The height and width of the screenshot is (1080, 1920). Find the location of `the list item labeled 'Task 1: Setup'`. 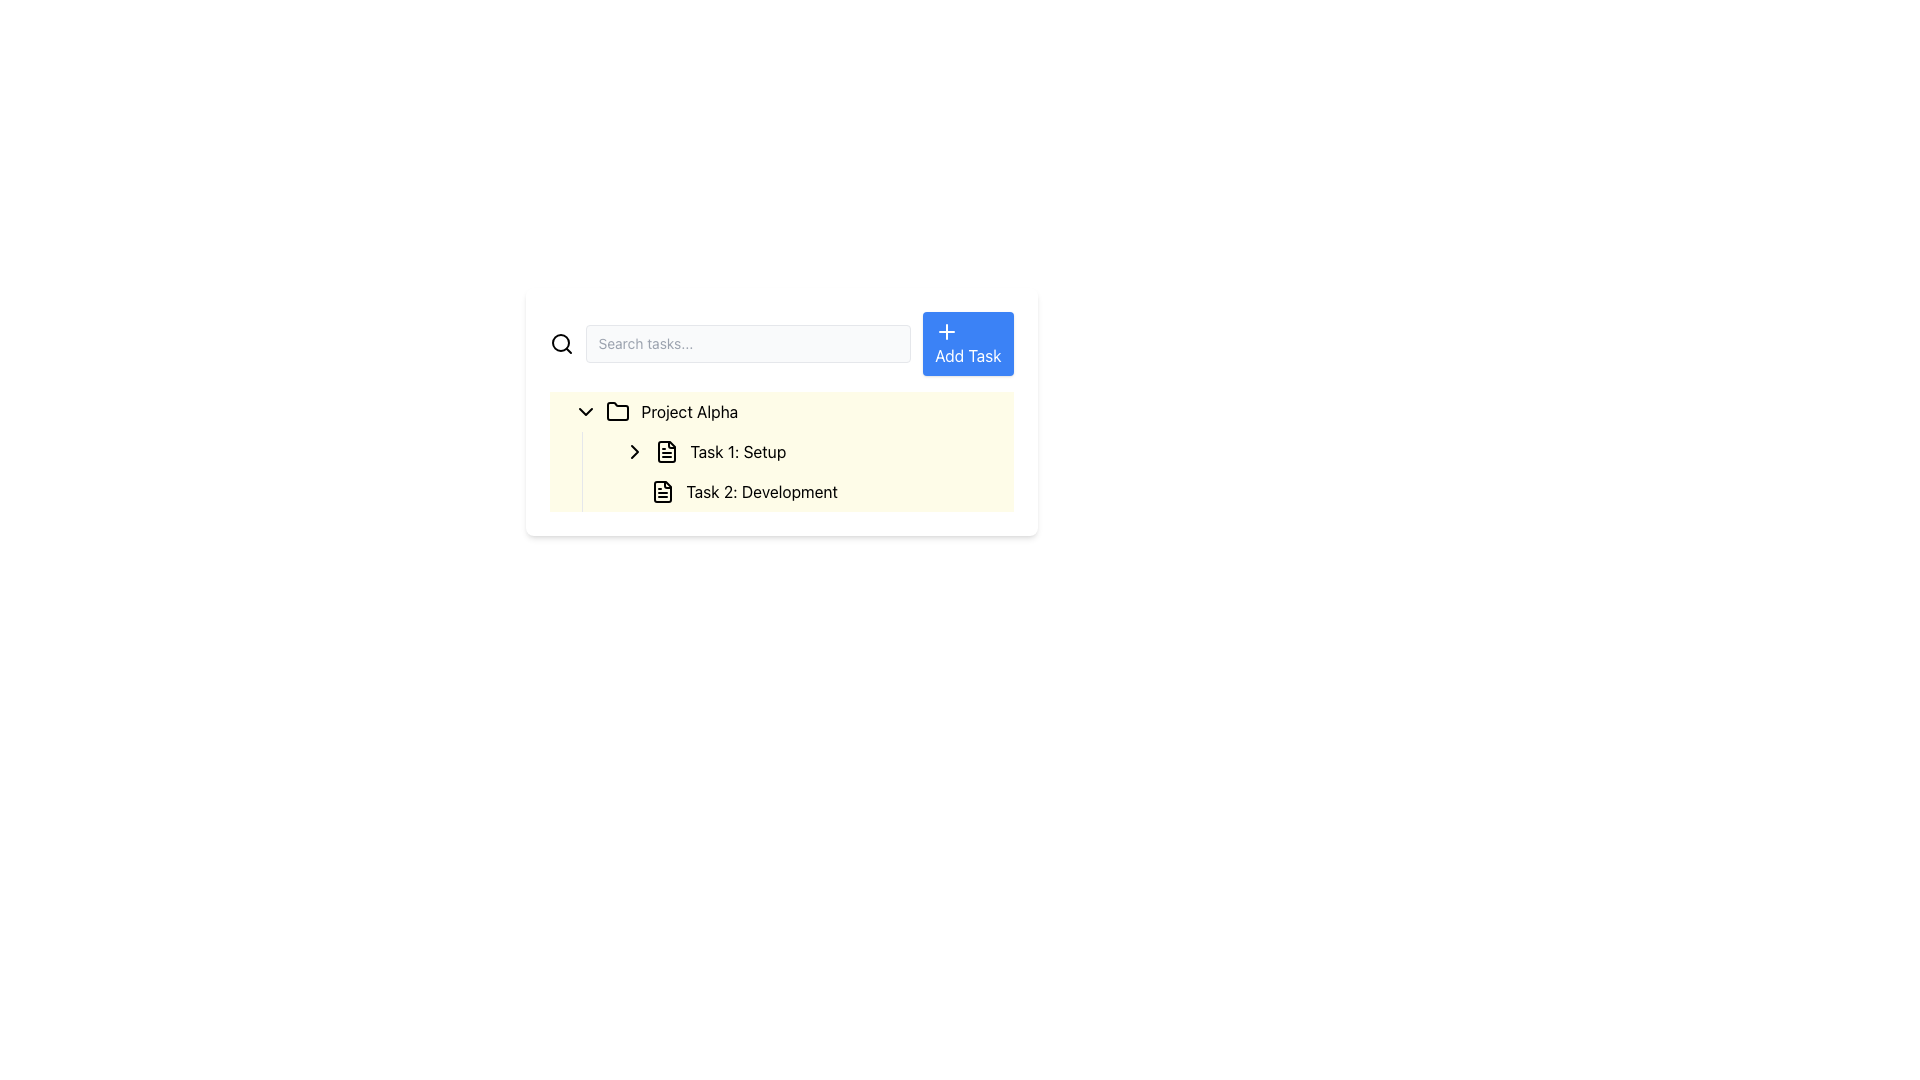

the list item labeled 'Task 1: Setup' is located at coordinates (806, 451).